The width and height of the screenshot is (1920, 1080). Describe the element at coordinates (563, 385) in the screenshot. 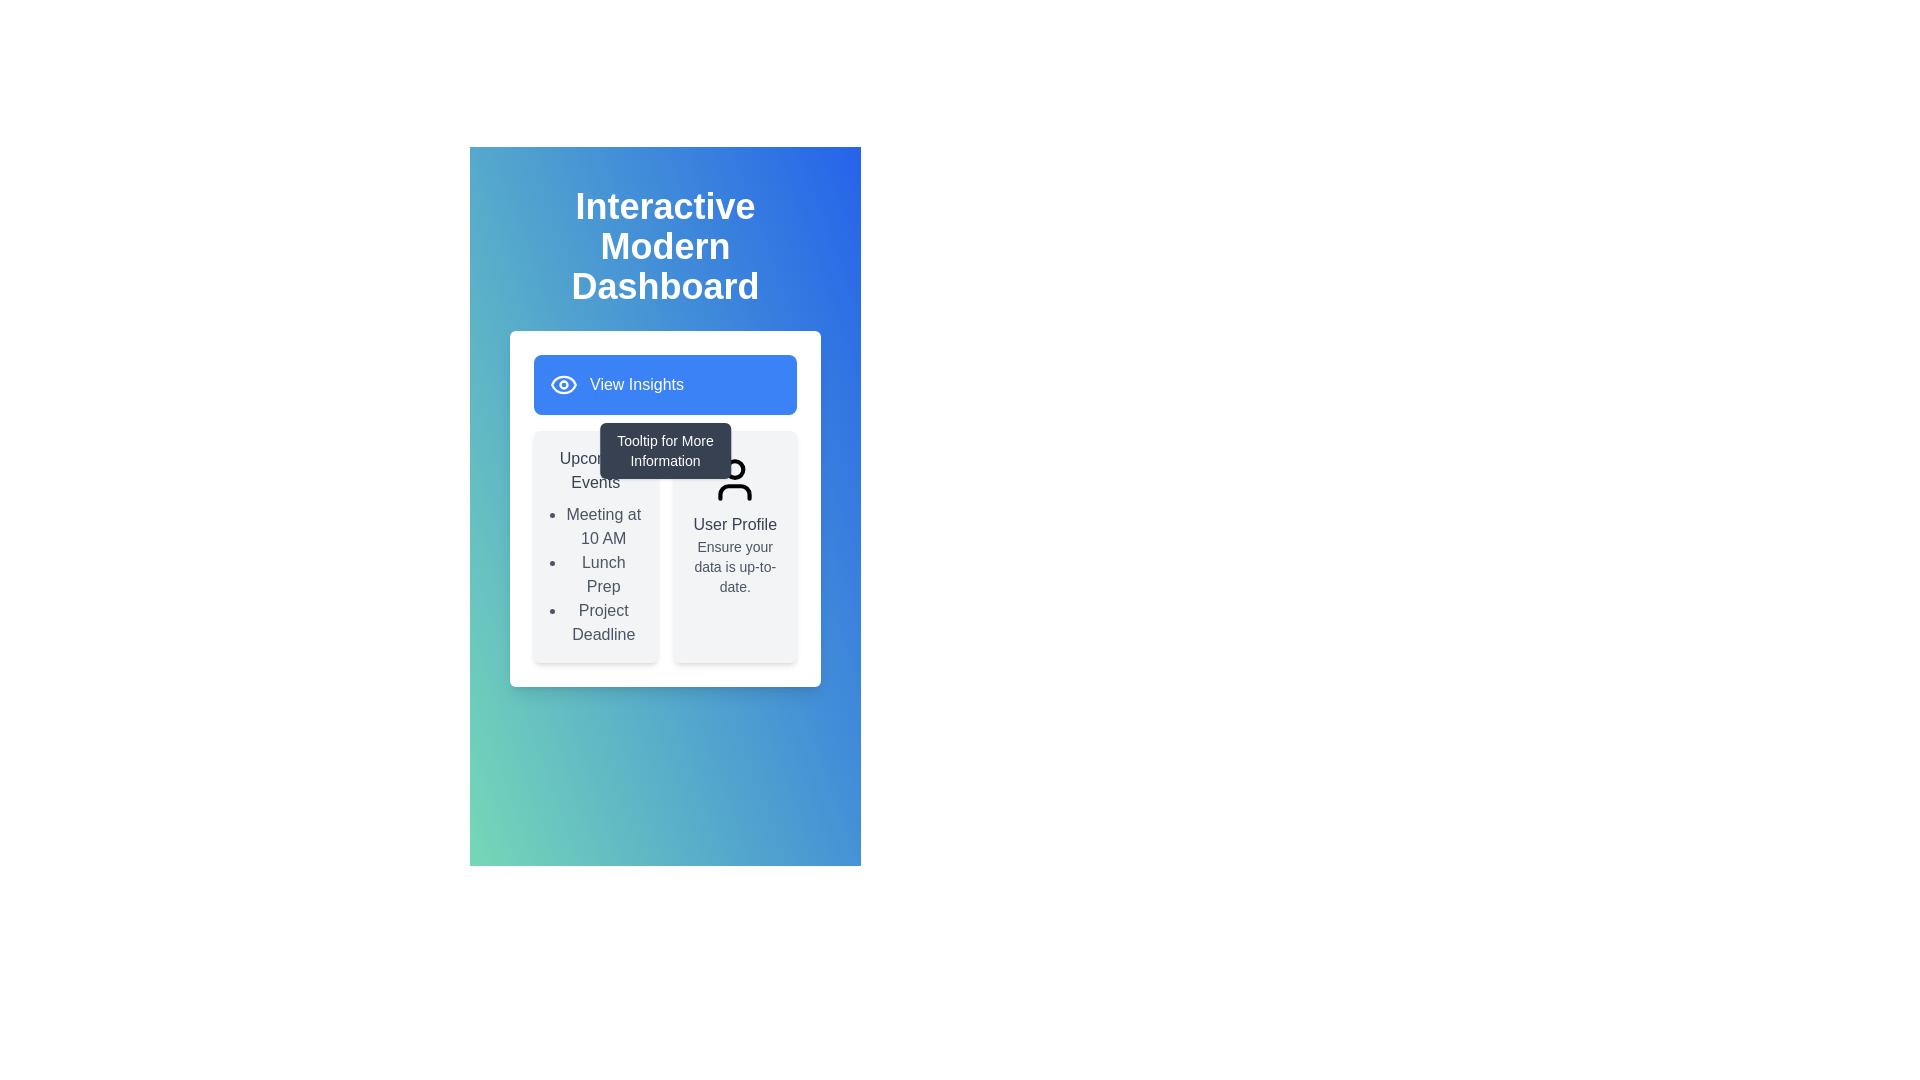

I see `the eye icon that represents the 'View Insights' action, located to the left of the text label on the button at the upper left of the dashboard card with a blue background` at that location.